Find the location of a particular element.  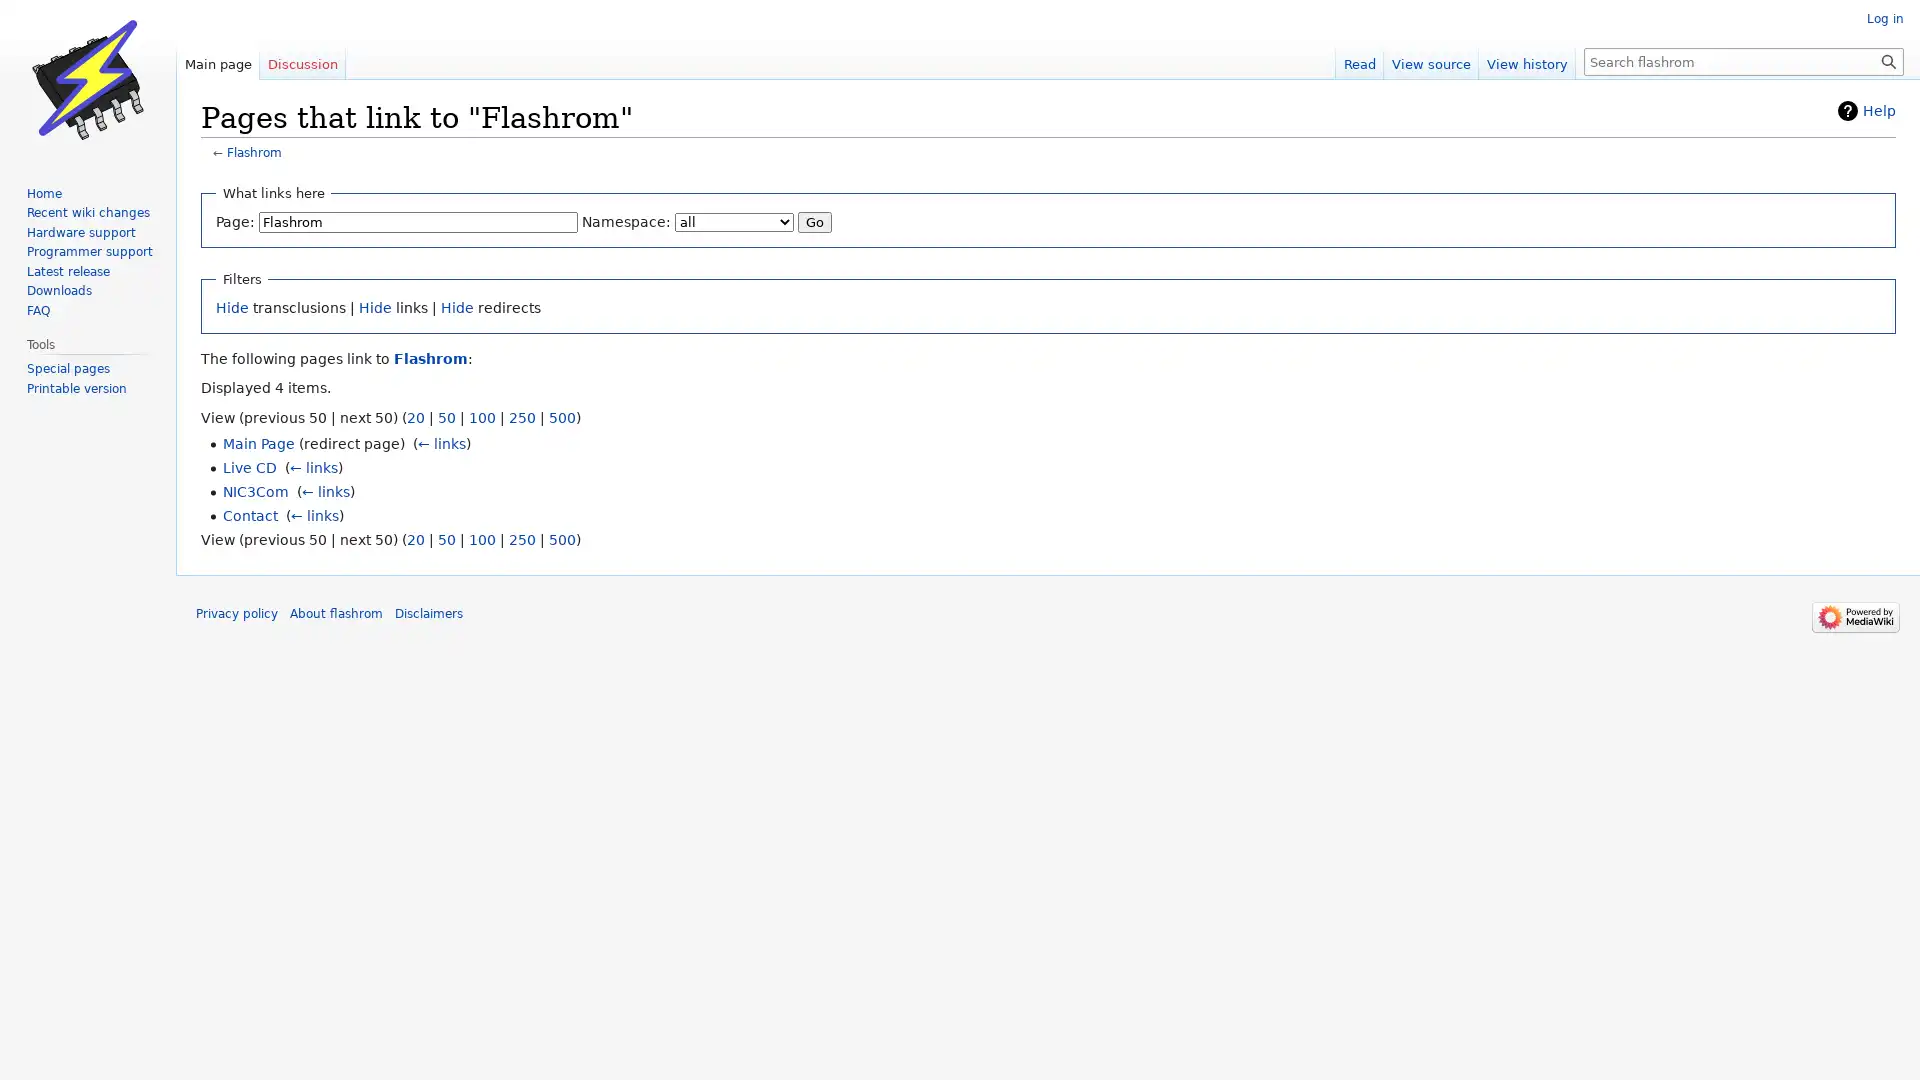

Go is located at coordinates (1888, 60).